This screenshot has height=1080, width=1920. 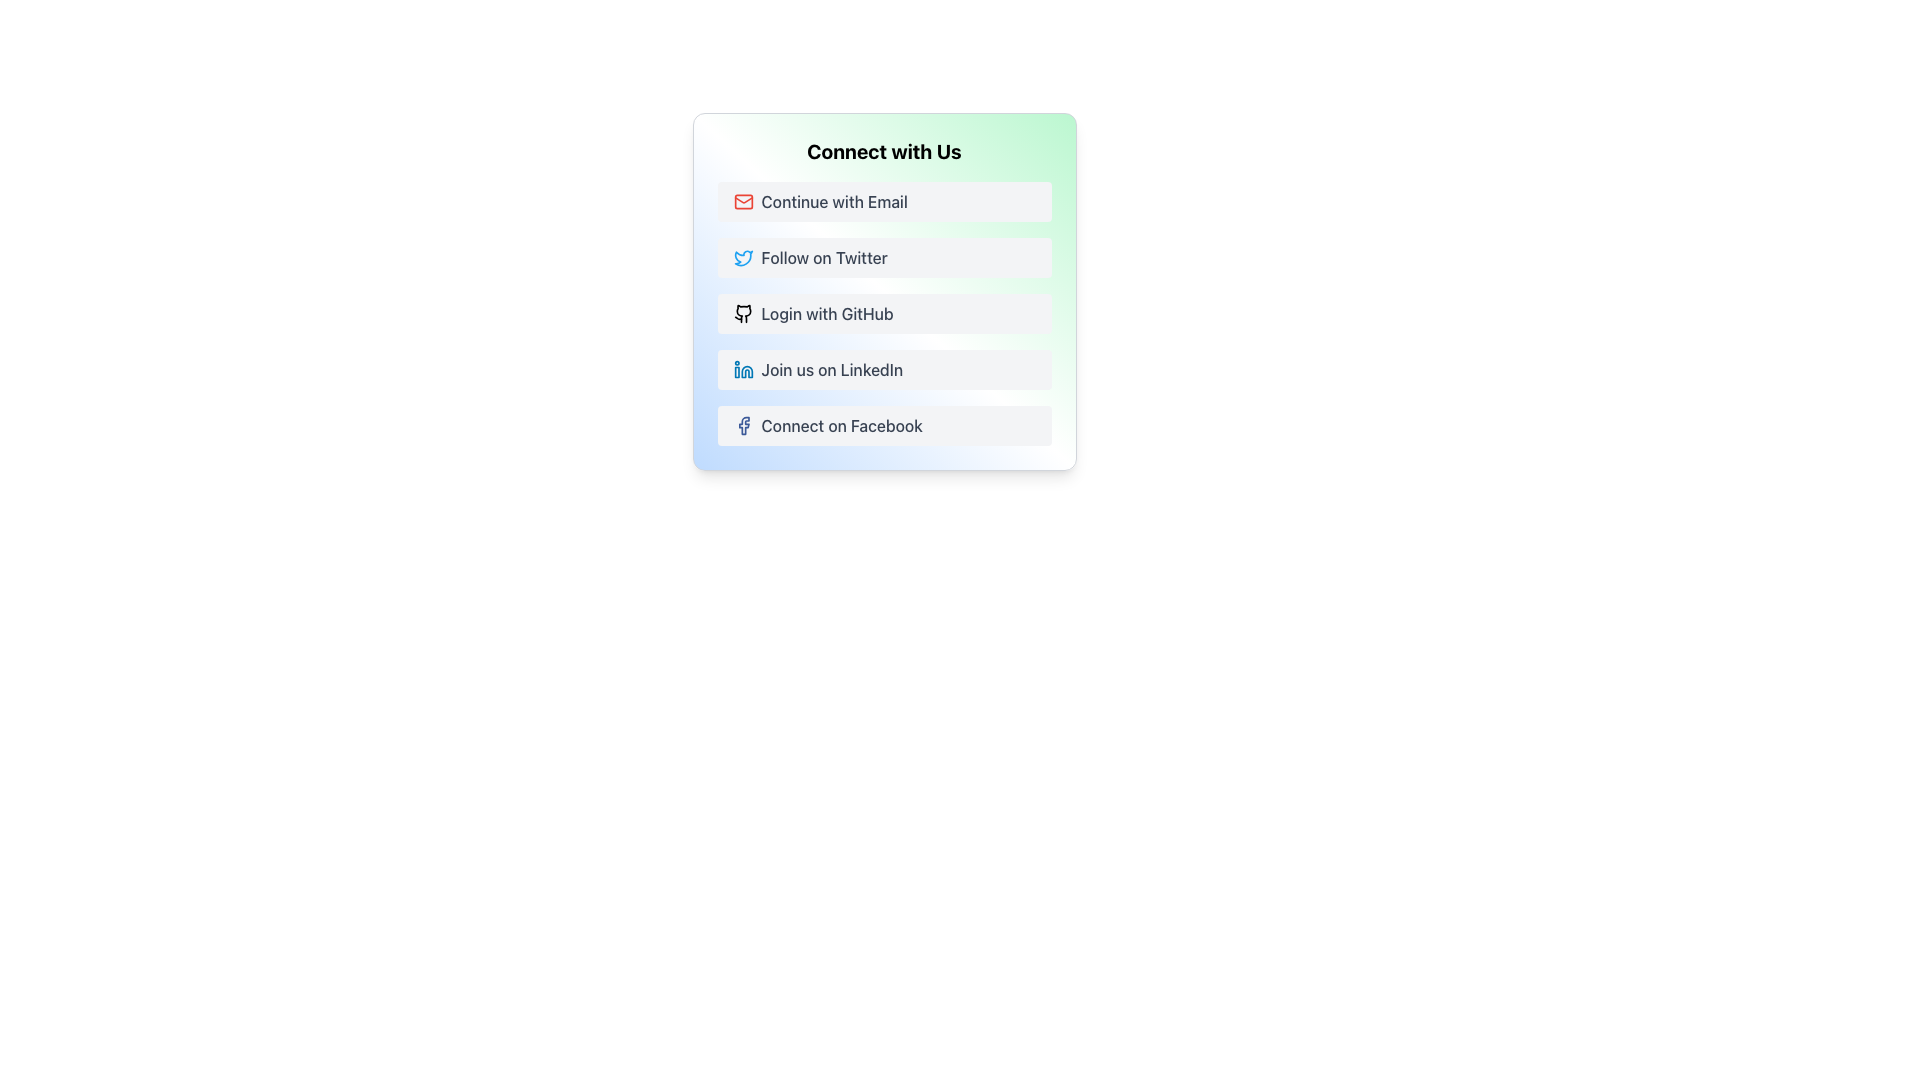 What do you see at coordinates (742, 313) in the screenshot?
I see `the GitHub logo icon, which is a small black and white cat-like figure inside a circle, located to the left of the 'Login with GitHub' button` at bounding box center [742, 313].